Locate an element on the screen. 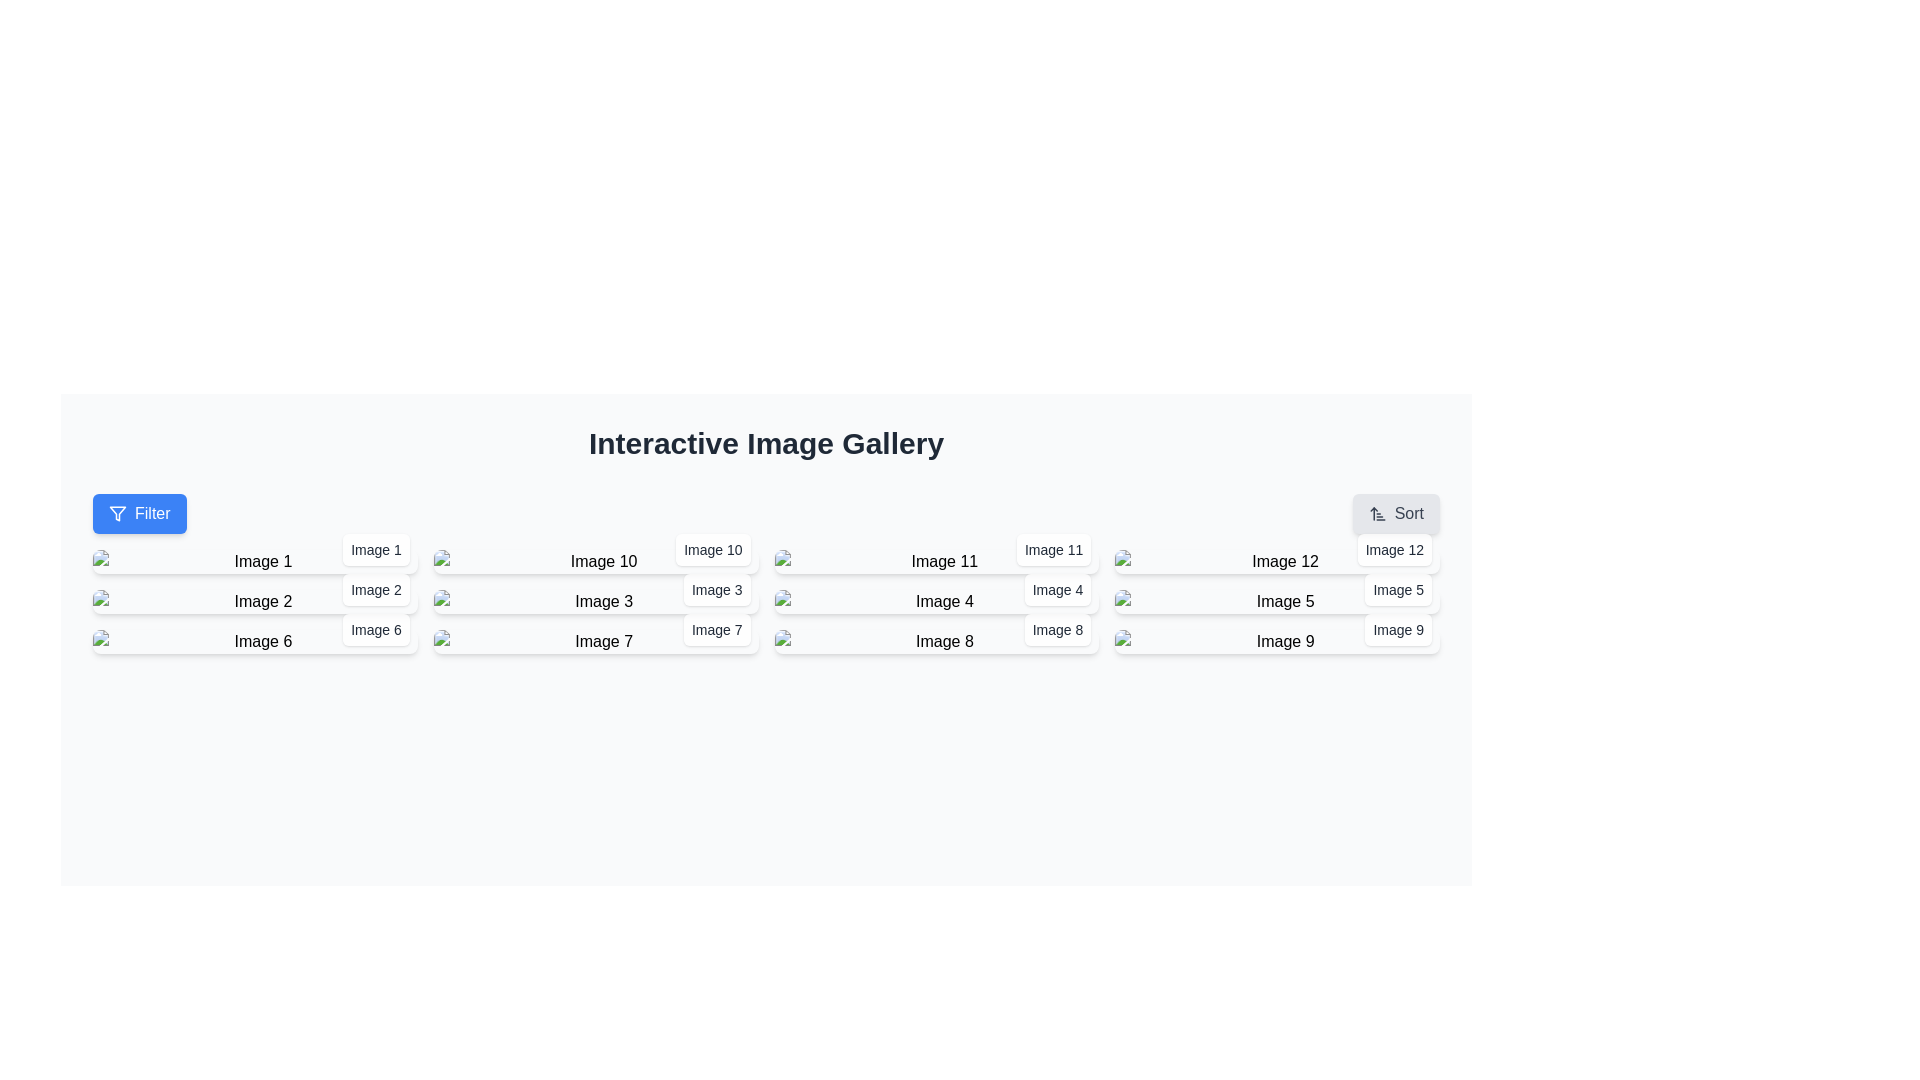 Image resolution: width=1920 pixels, height=1080 pixels. the 'Sort' button that contains an ascending sorting order icon, which is represented by an upward arrow to the left of the text 'Sort' is located at coordinates (1376, 512).